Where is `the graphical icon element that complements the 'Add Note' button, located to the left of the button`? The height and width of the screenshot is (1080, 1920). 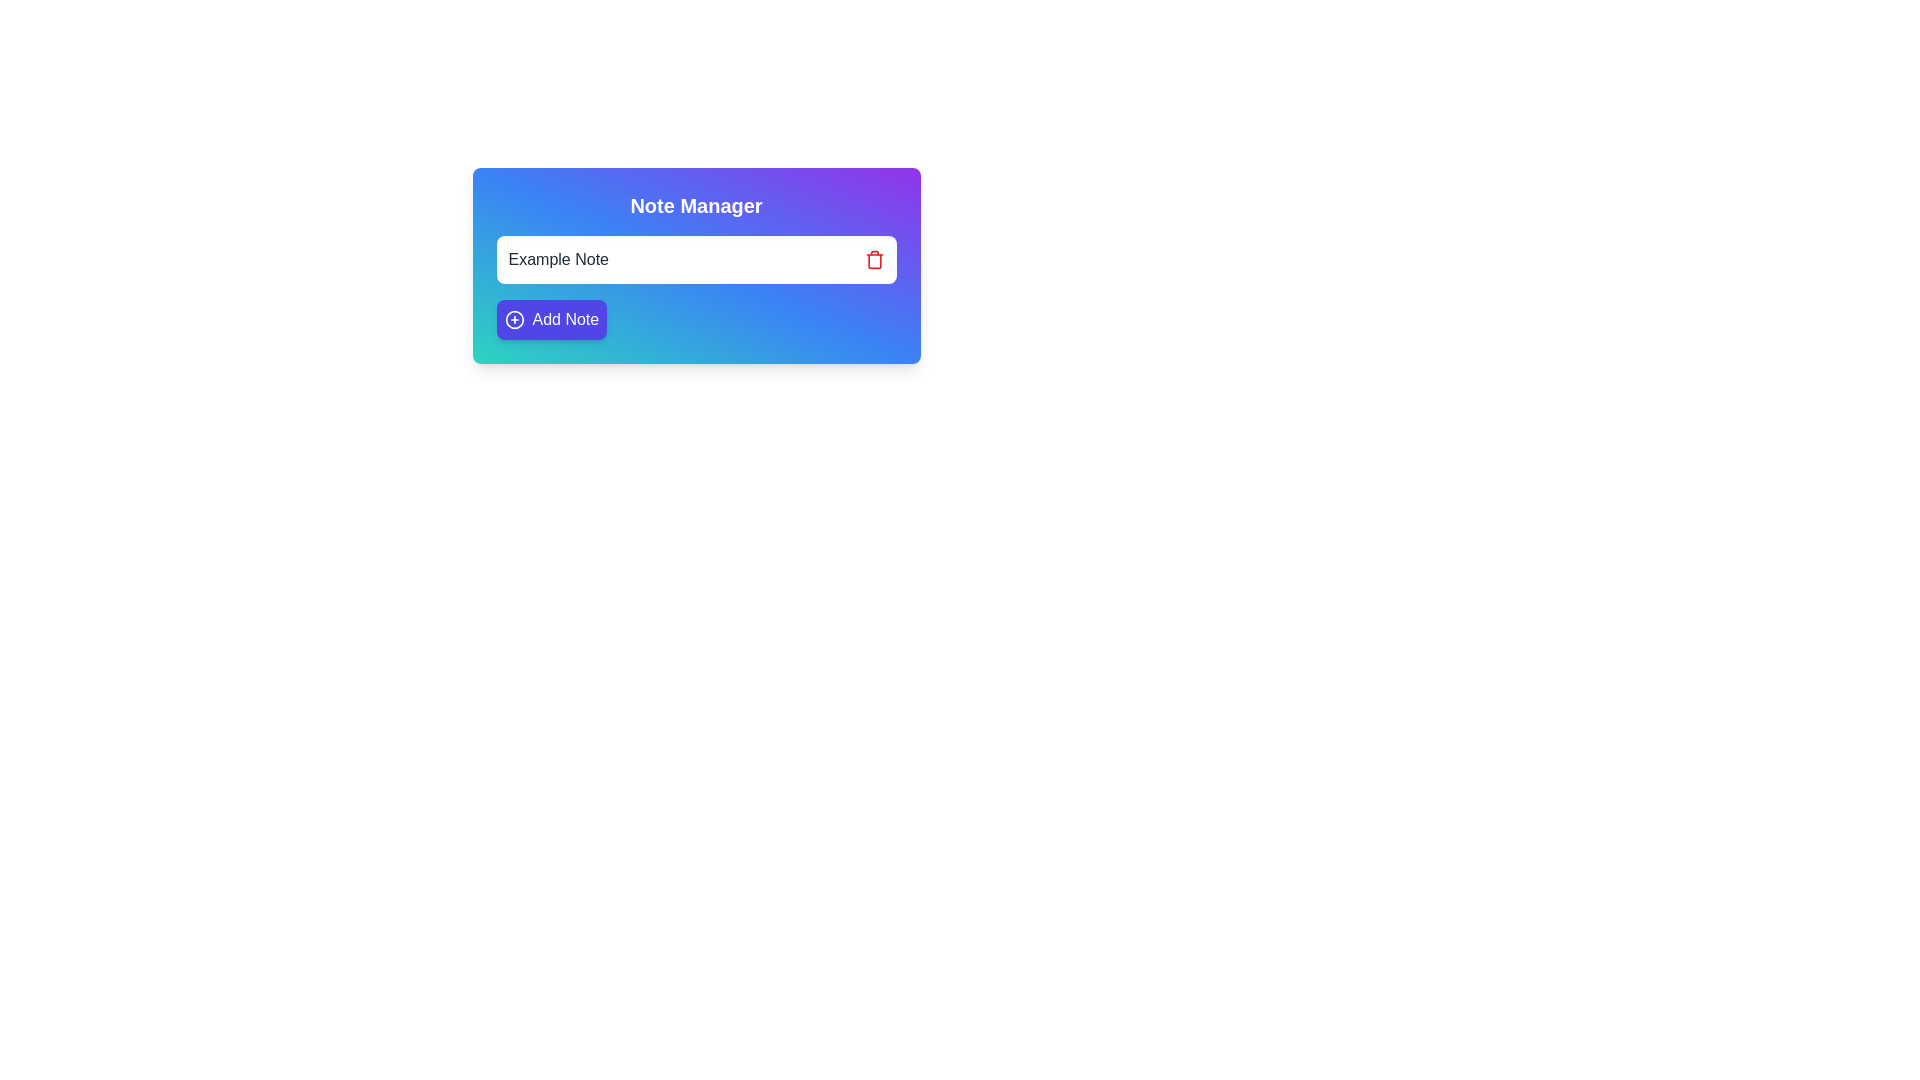 the graphical icon element that complements the 'Add Note' button, located to the left of the button is located at coordinates (514, 319).